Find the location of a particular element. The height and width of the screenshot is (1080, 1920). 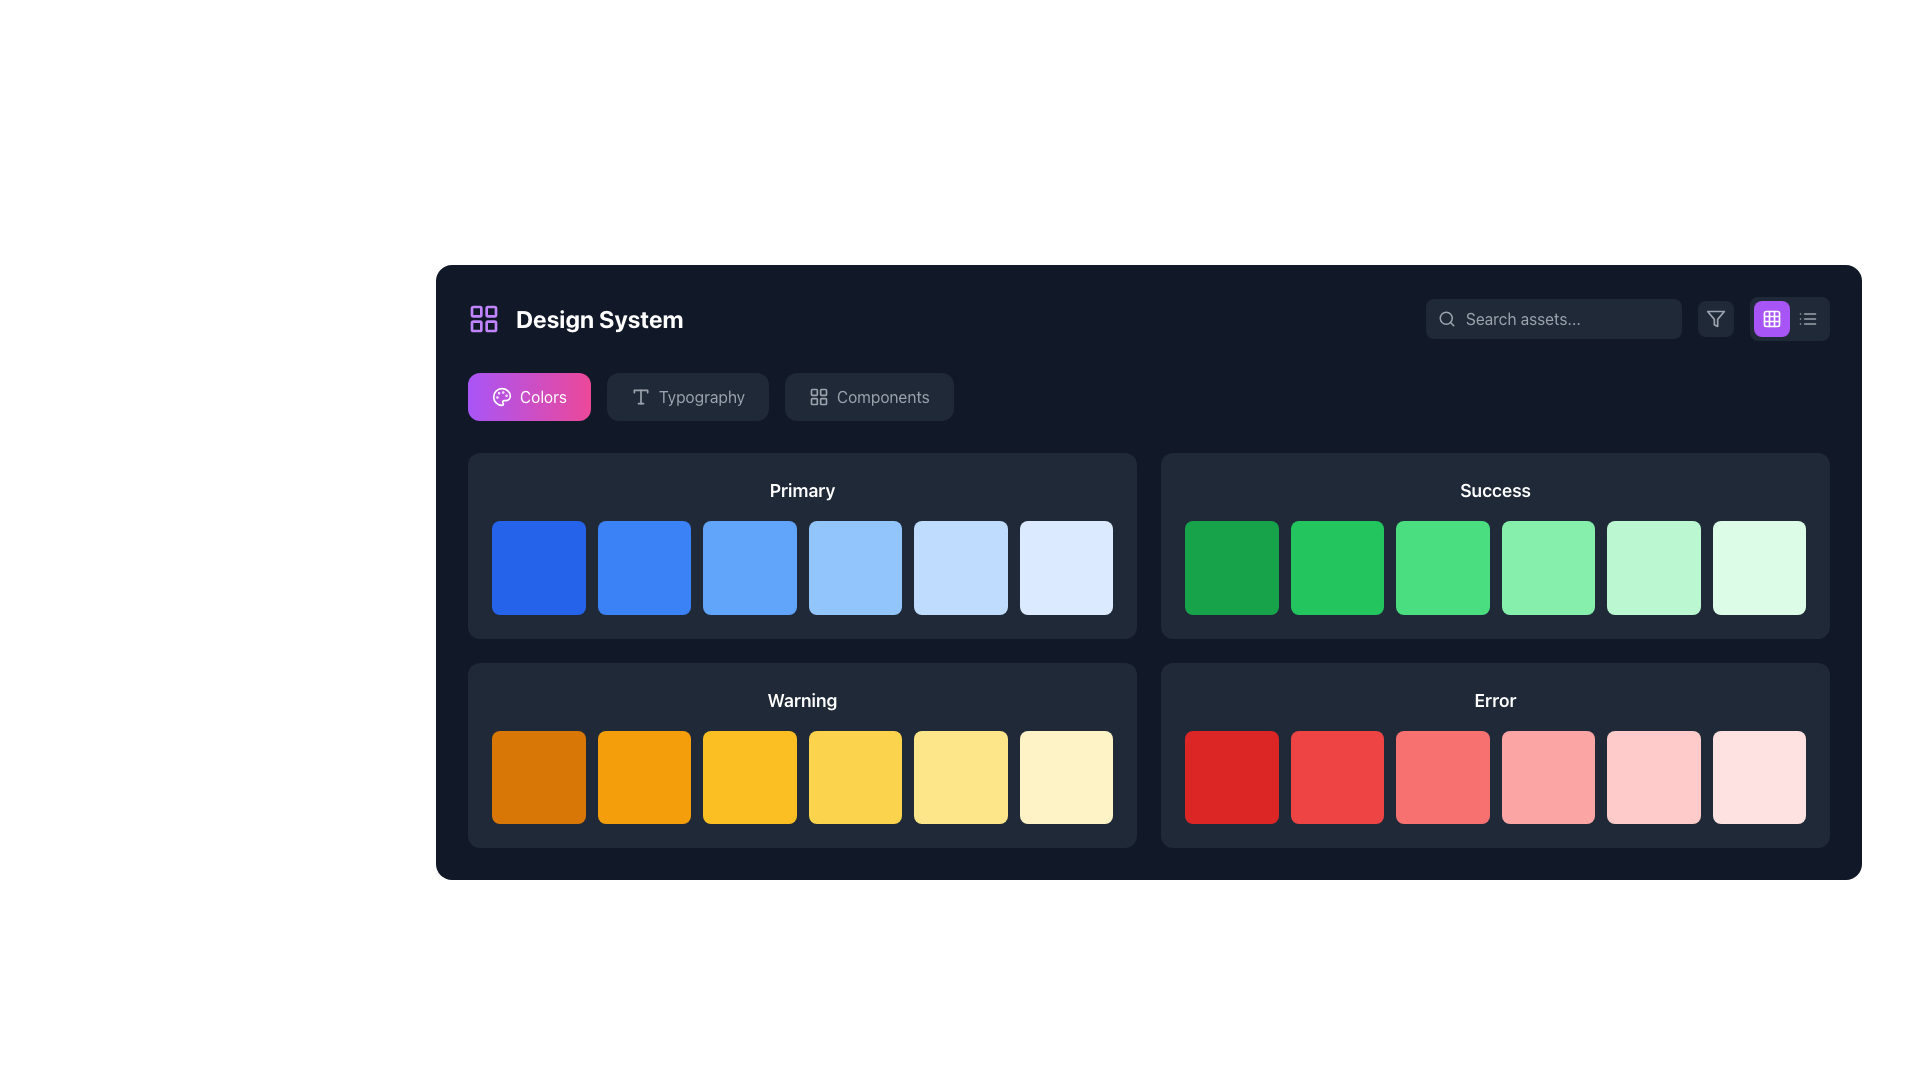

the text label displaying 'Primary' which is styled in a larger font size and bold weight against a dark background is located at coordinates (802, 490).